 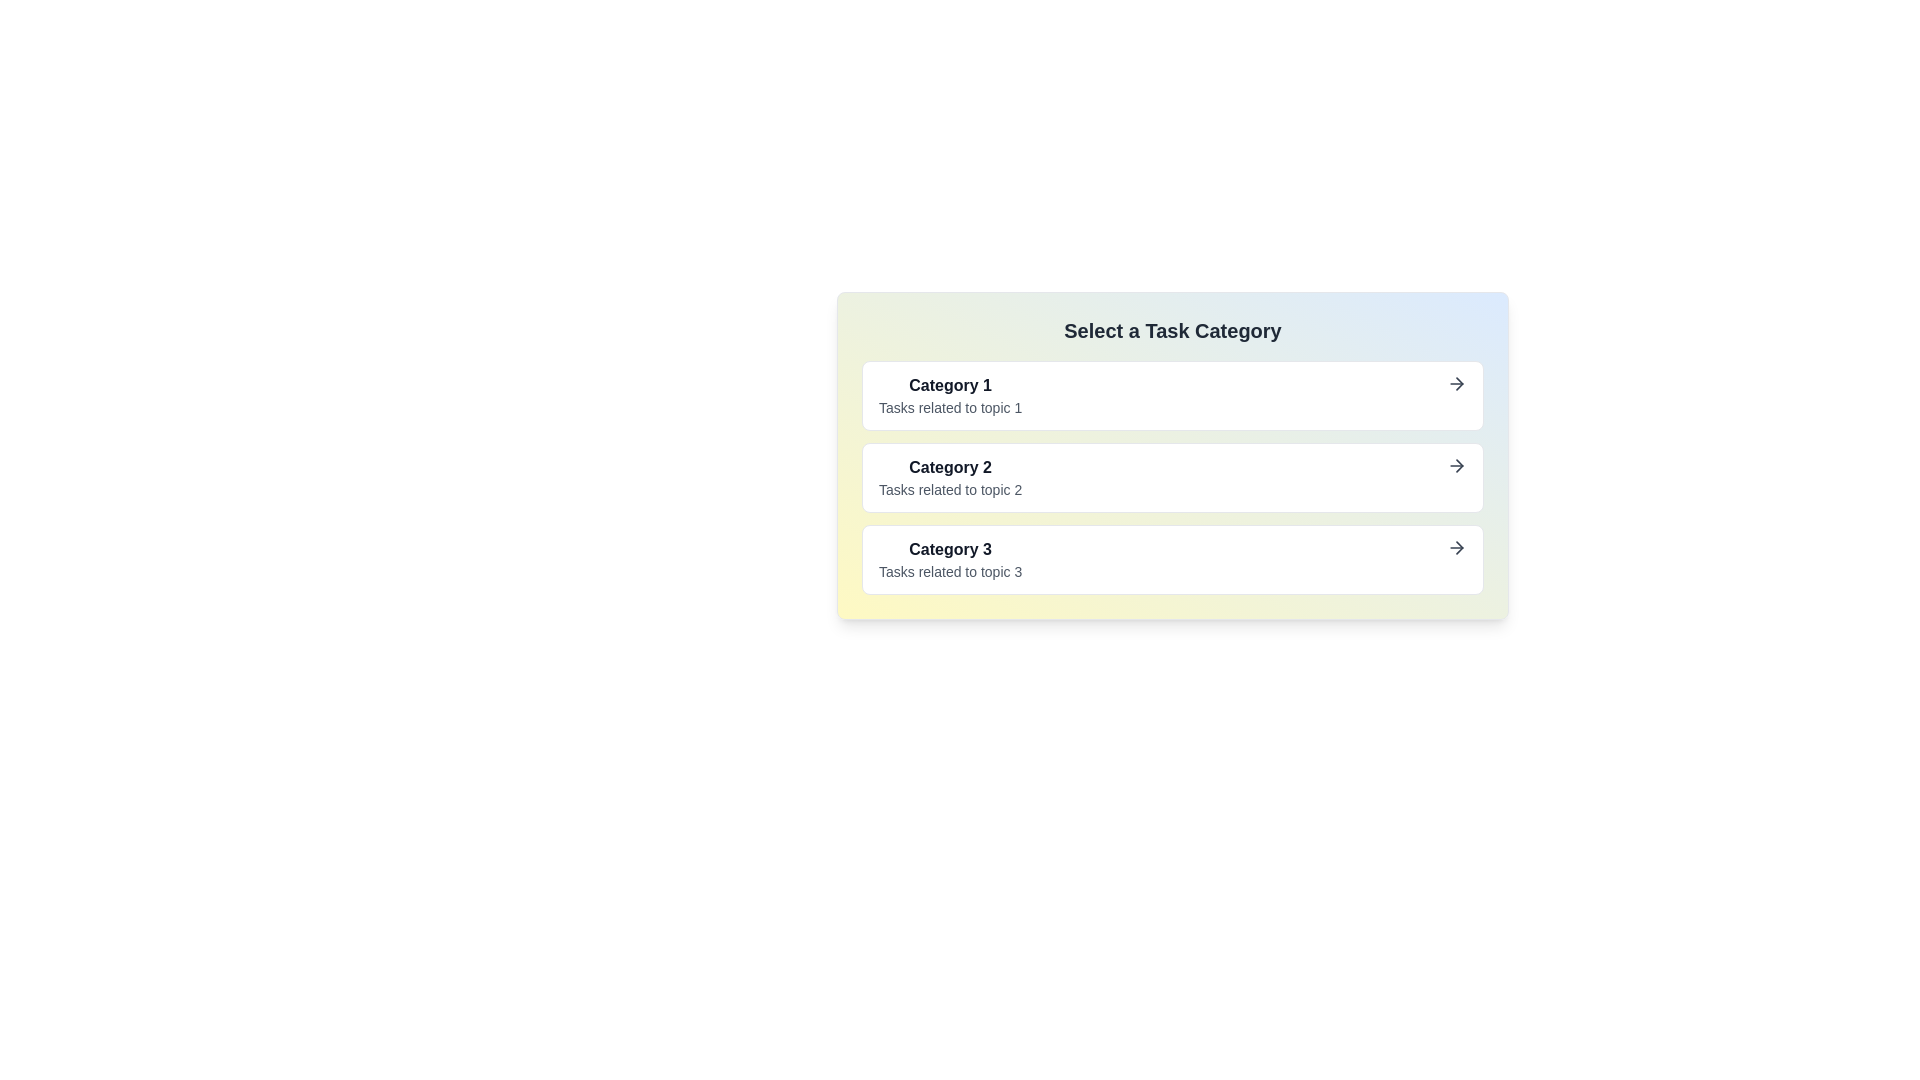 I want to click on the second button in a vertically stacked list, so click(x=1172, y=478).